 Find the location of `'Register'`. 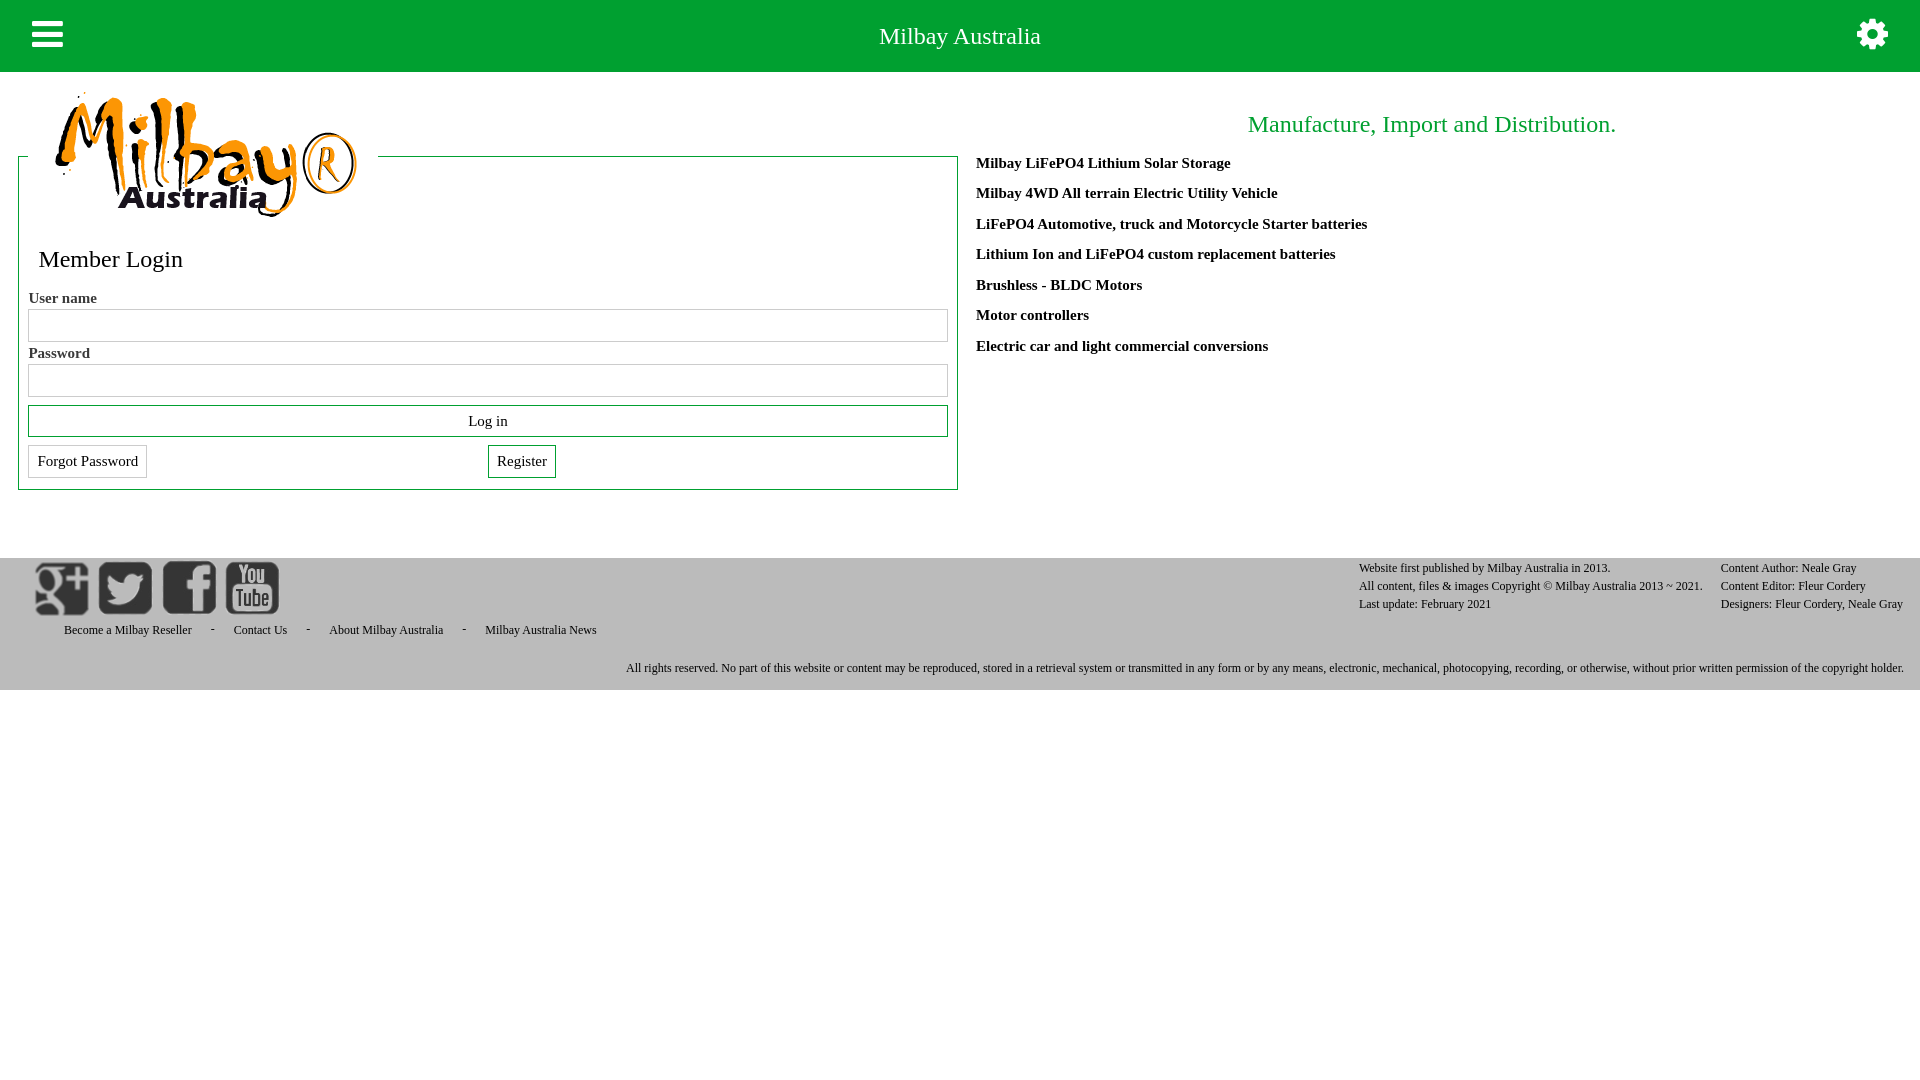

'Register' is located at coordinates (522, 461).